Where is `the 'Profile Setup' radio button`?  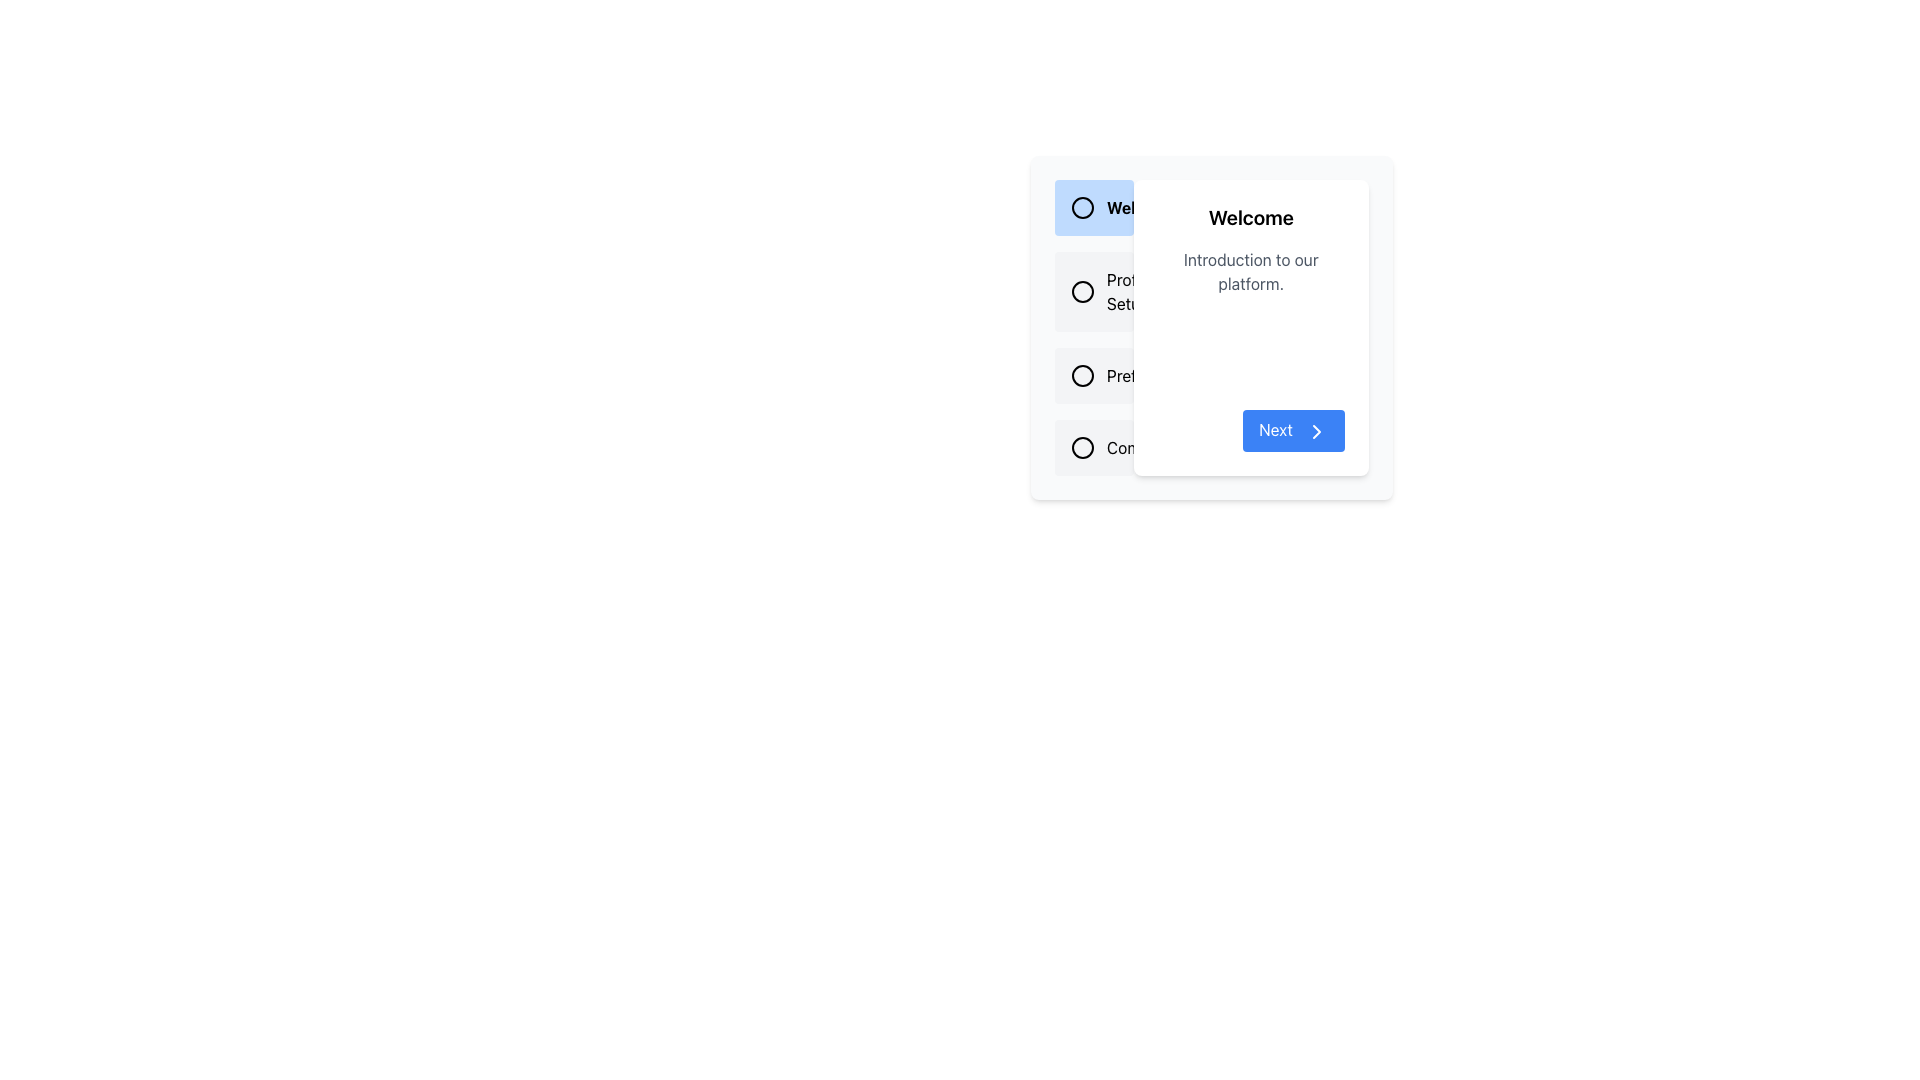
the 'Profile Setup' radio button is located at coordinates (1093, 292).